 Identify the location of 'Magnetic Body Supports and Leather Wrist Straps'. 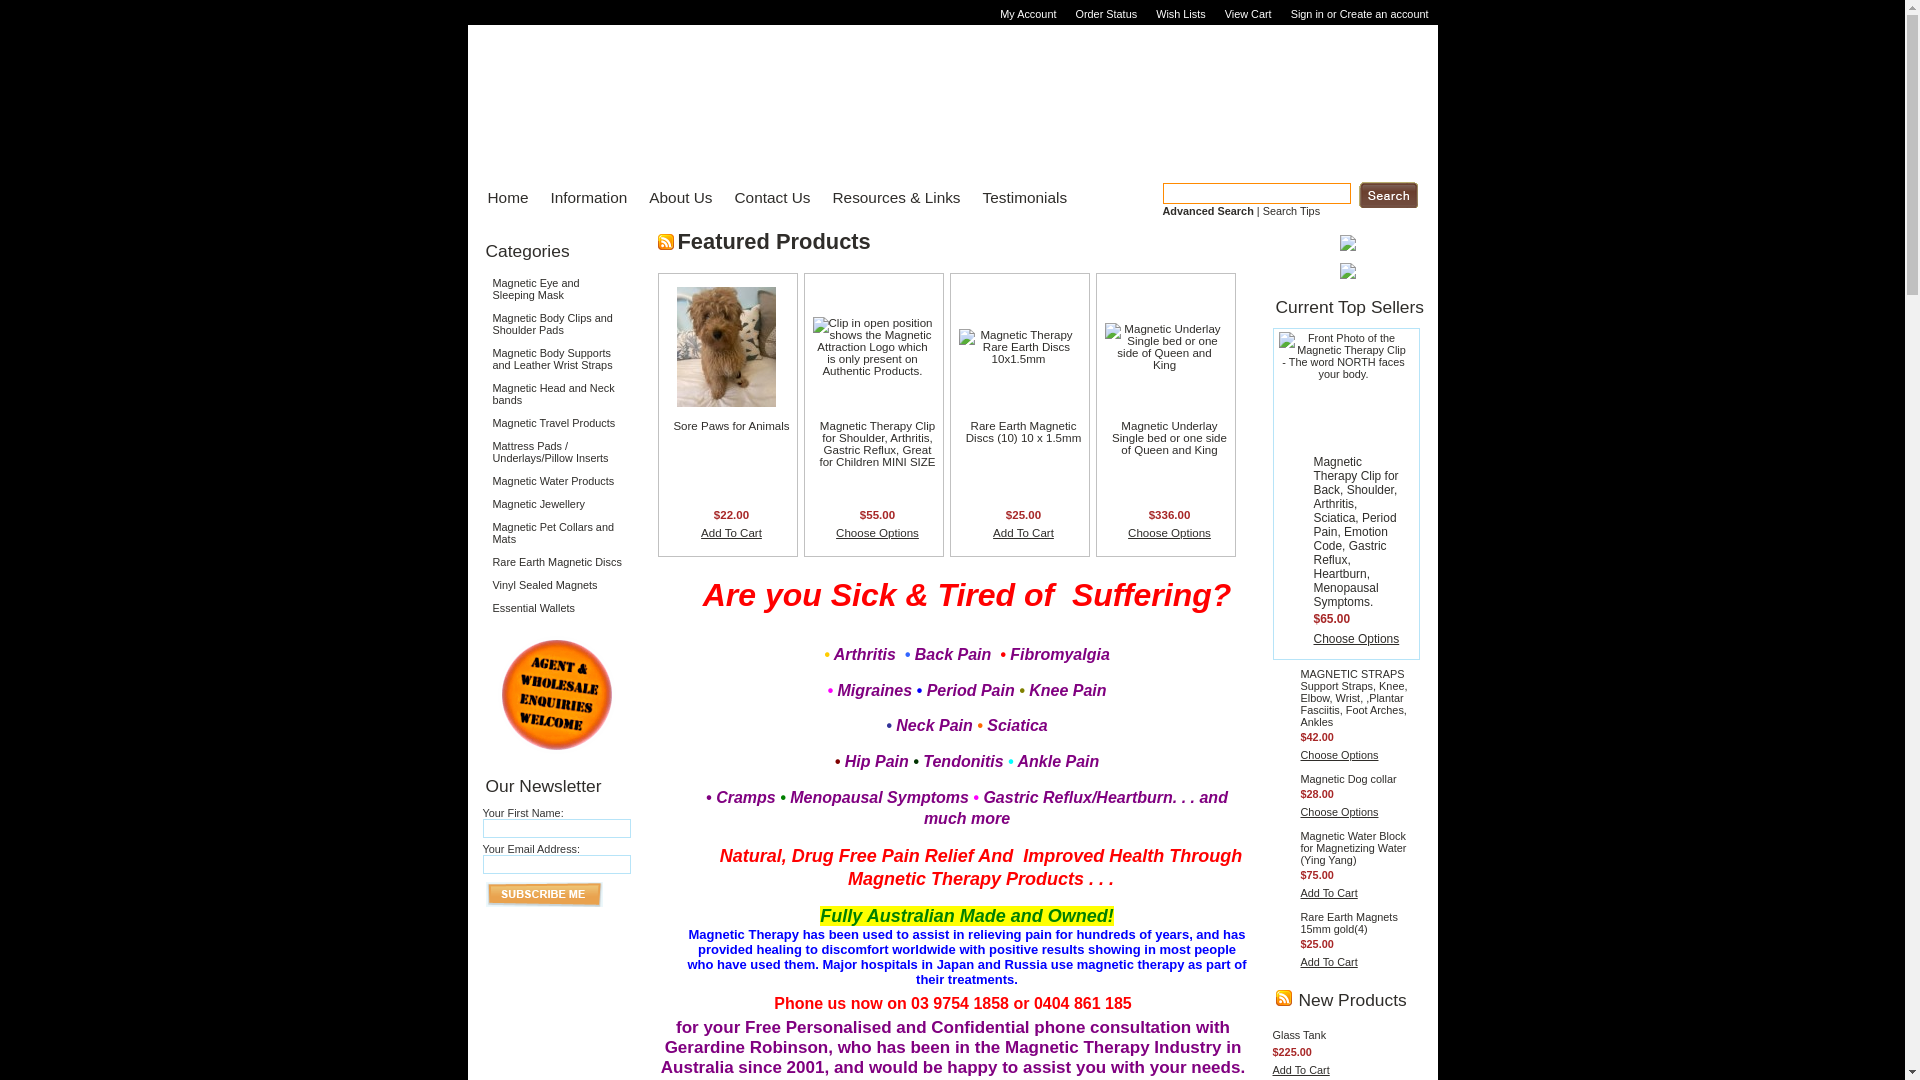
(556, 357).